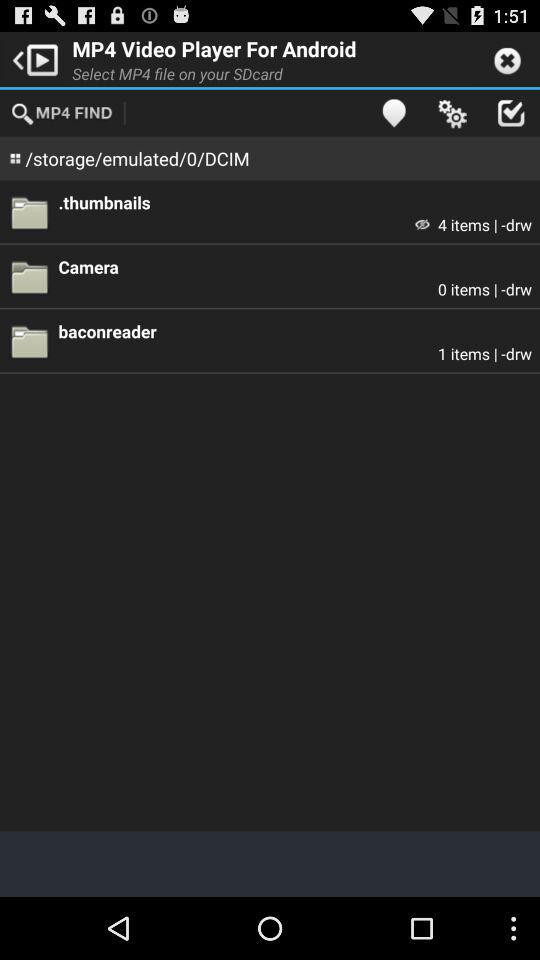 The width and height of the screenshot is (540, 960). I want to click on item above the 1 items | -drw, so click(294, 331).